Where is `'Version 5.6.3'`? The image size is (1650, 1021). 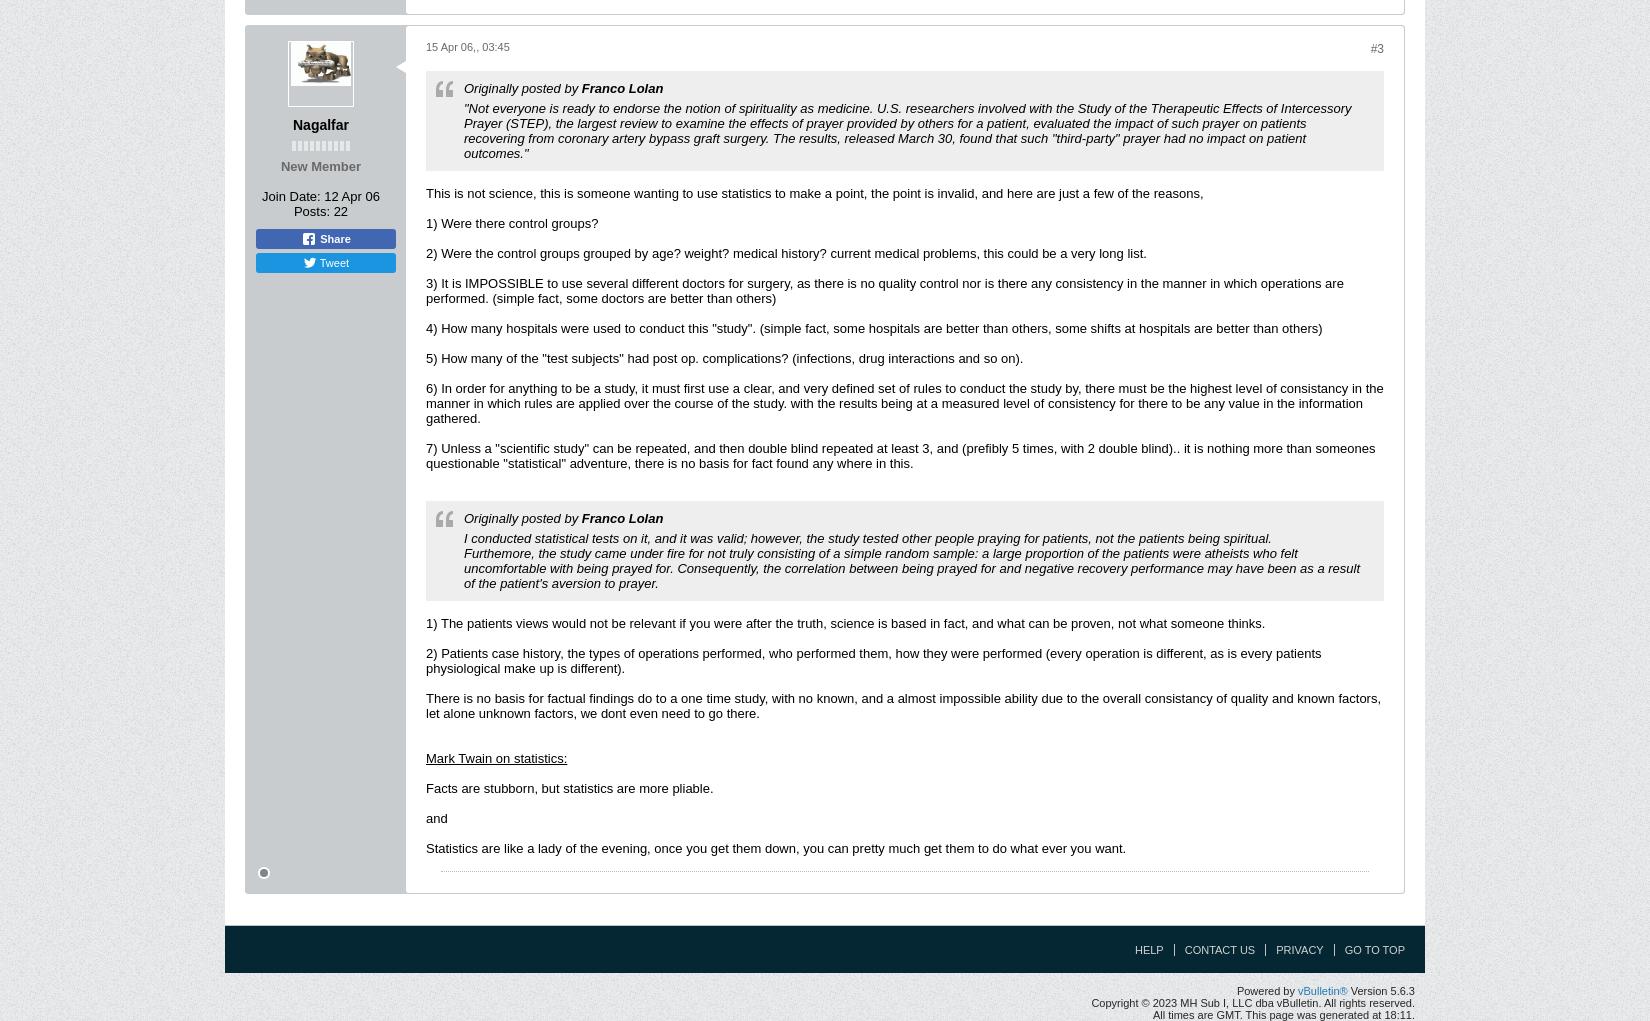
'Version 5.6.3' is located at coordinates (1380, 989).